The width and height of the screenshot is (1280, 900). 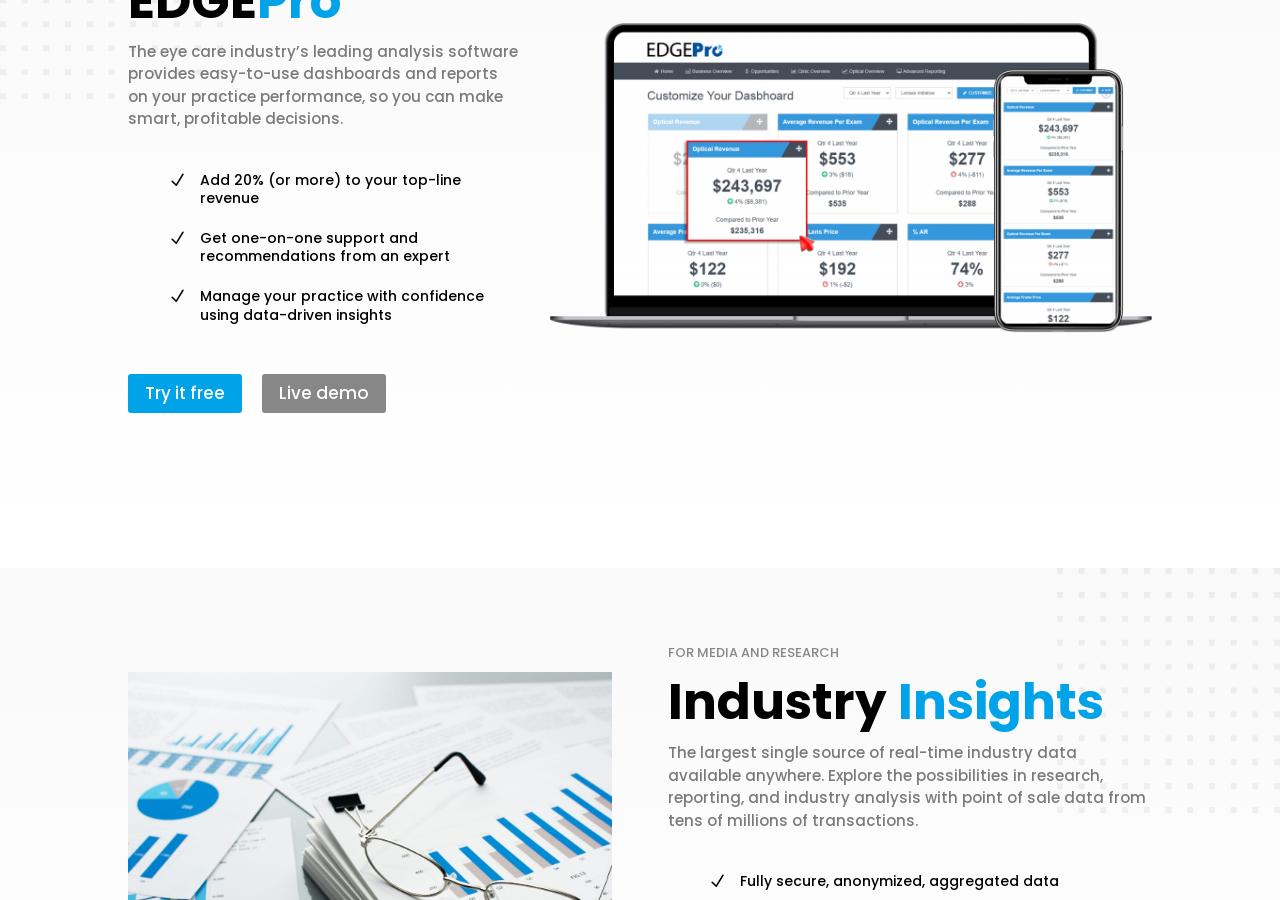 I want to click on 'Manage your practice with confidence using data-driven insights', so click(x=342, y=304).